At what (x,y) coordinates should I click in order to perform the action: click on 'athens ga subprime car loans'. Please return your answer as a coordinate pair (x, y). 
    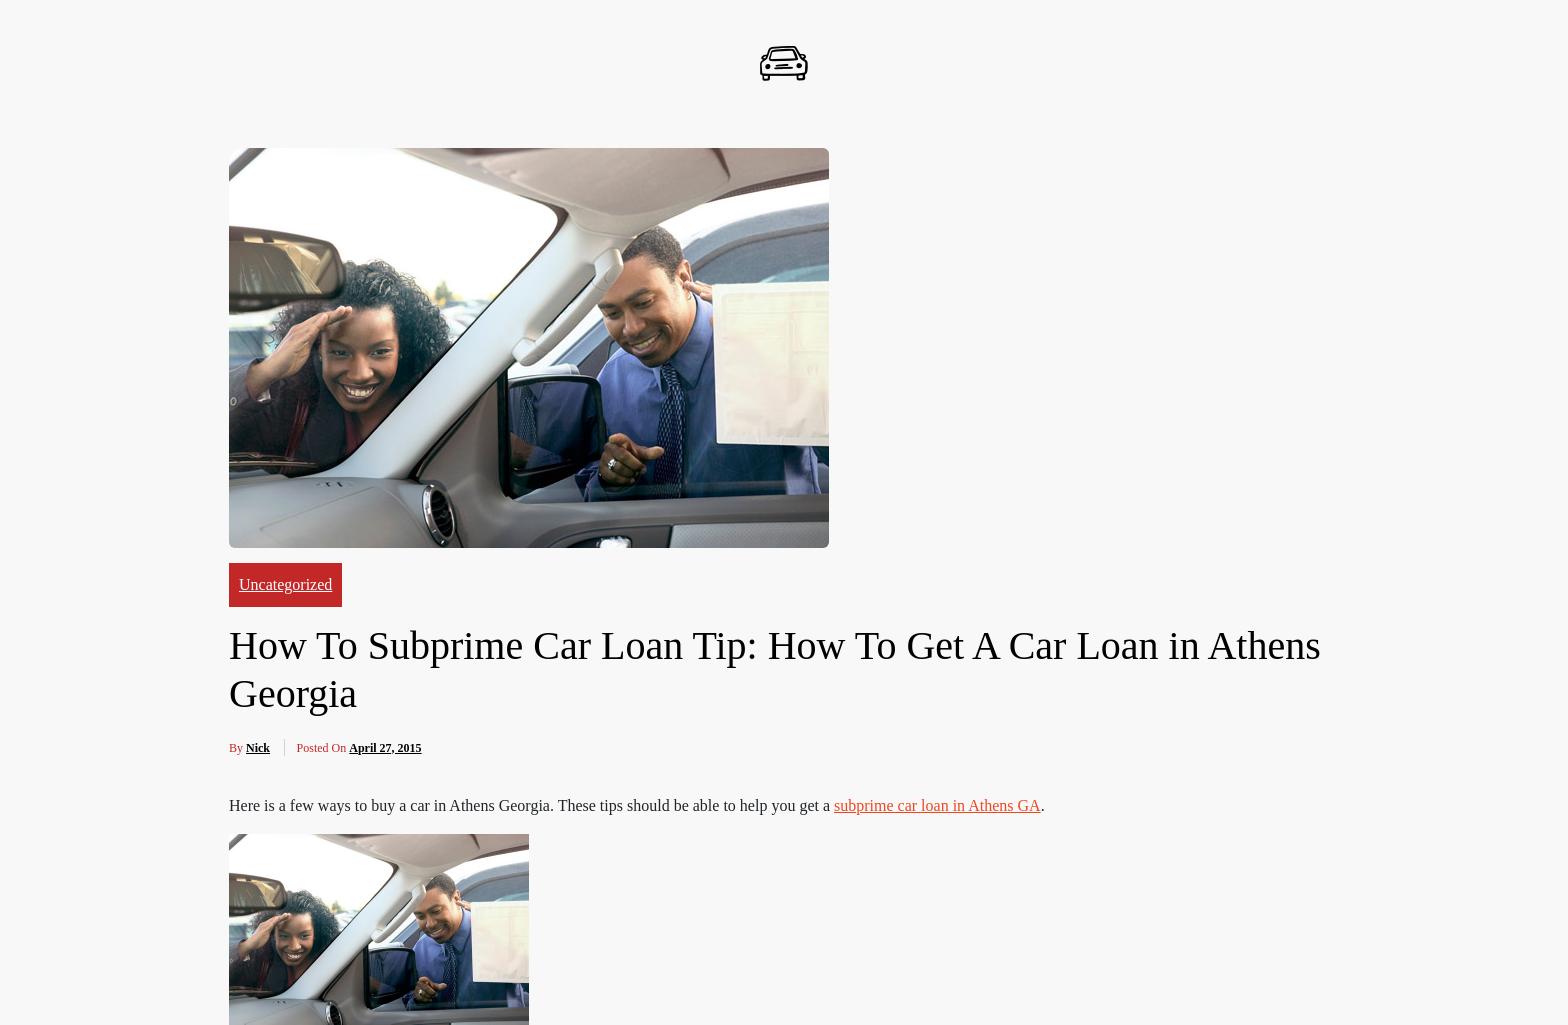
    Looking at the image, I should click on (338, 786).